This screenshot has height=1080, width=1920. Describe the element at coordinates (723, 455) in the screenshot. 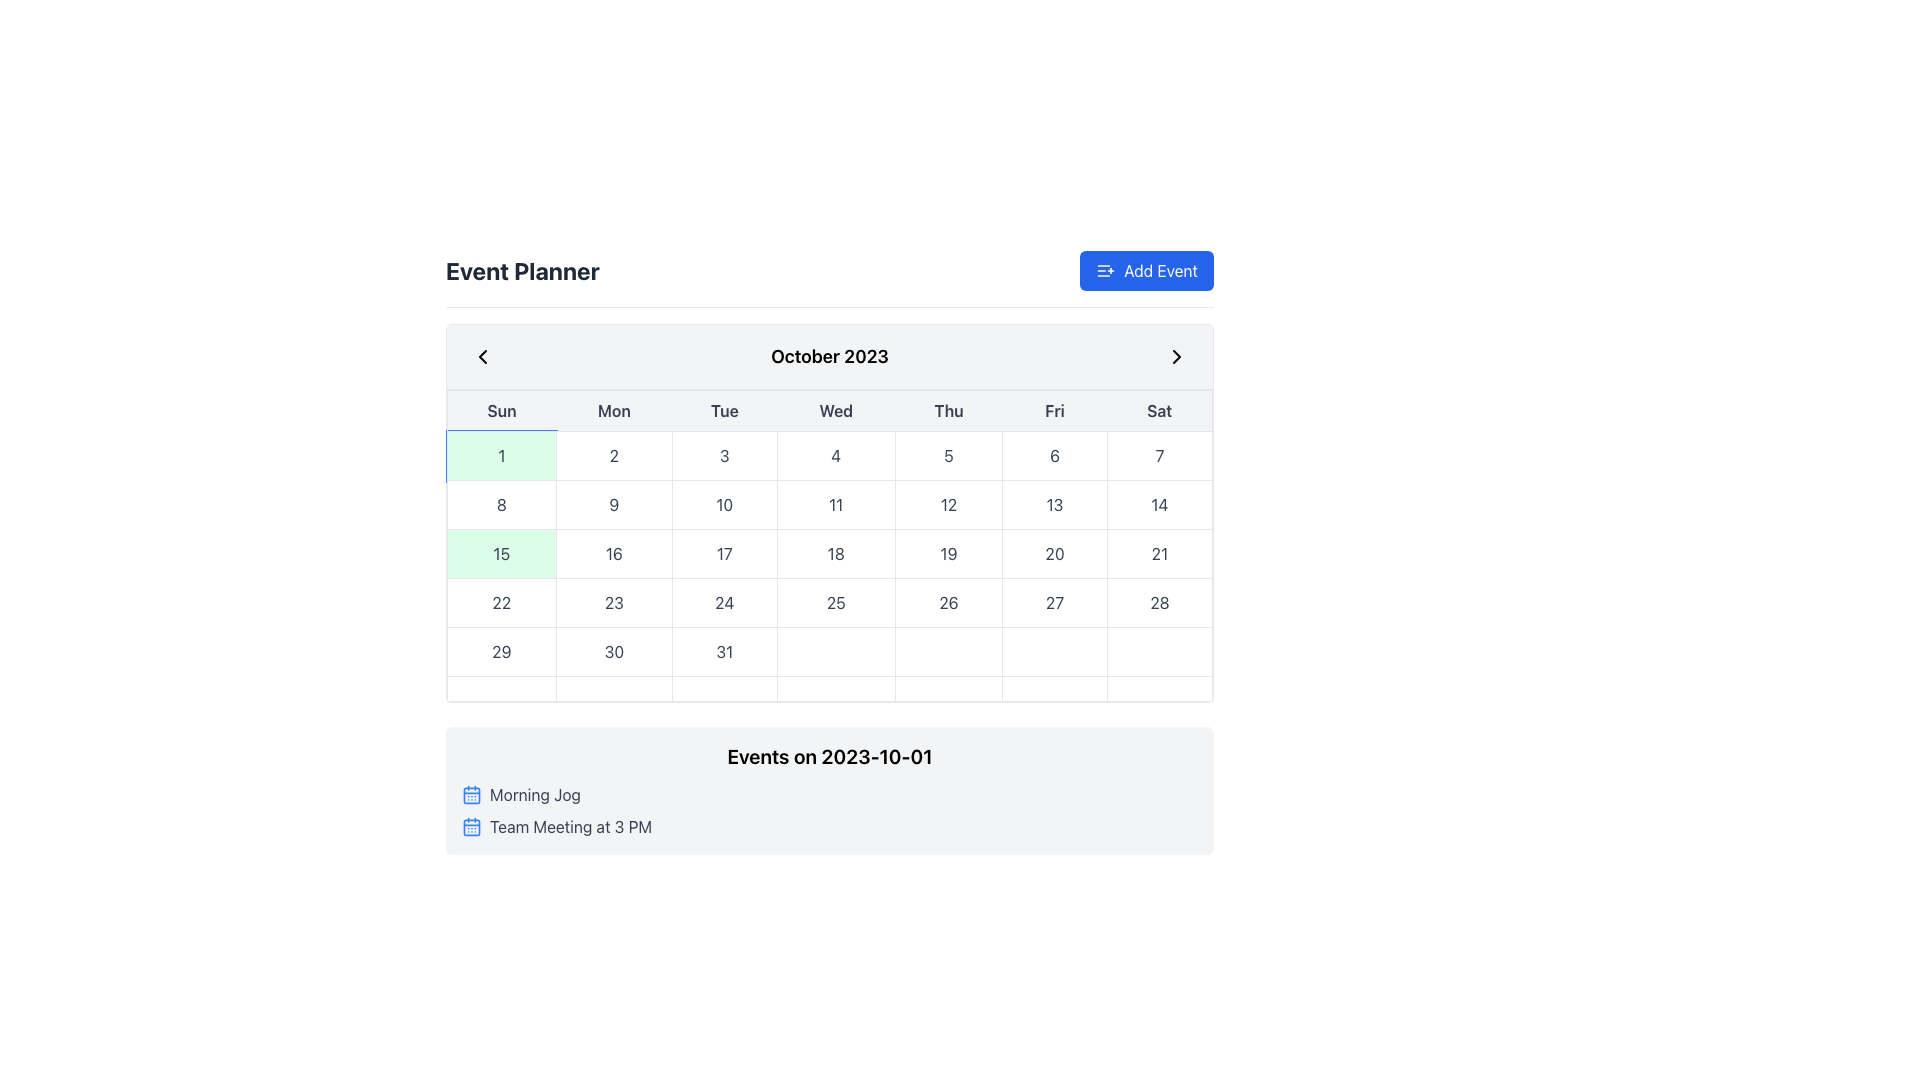

I see `the button-like text element representing the date '3' in the calendar` at that location.